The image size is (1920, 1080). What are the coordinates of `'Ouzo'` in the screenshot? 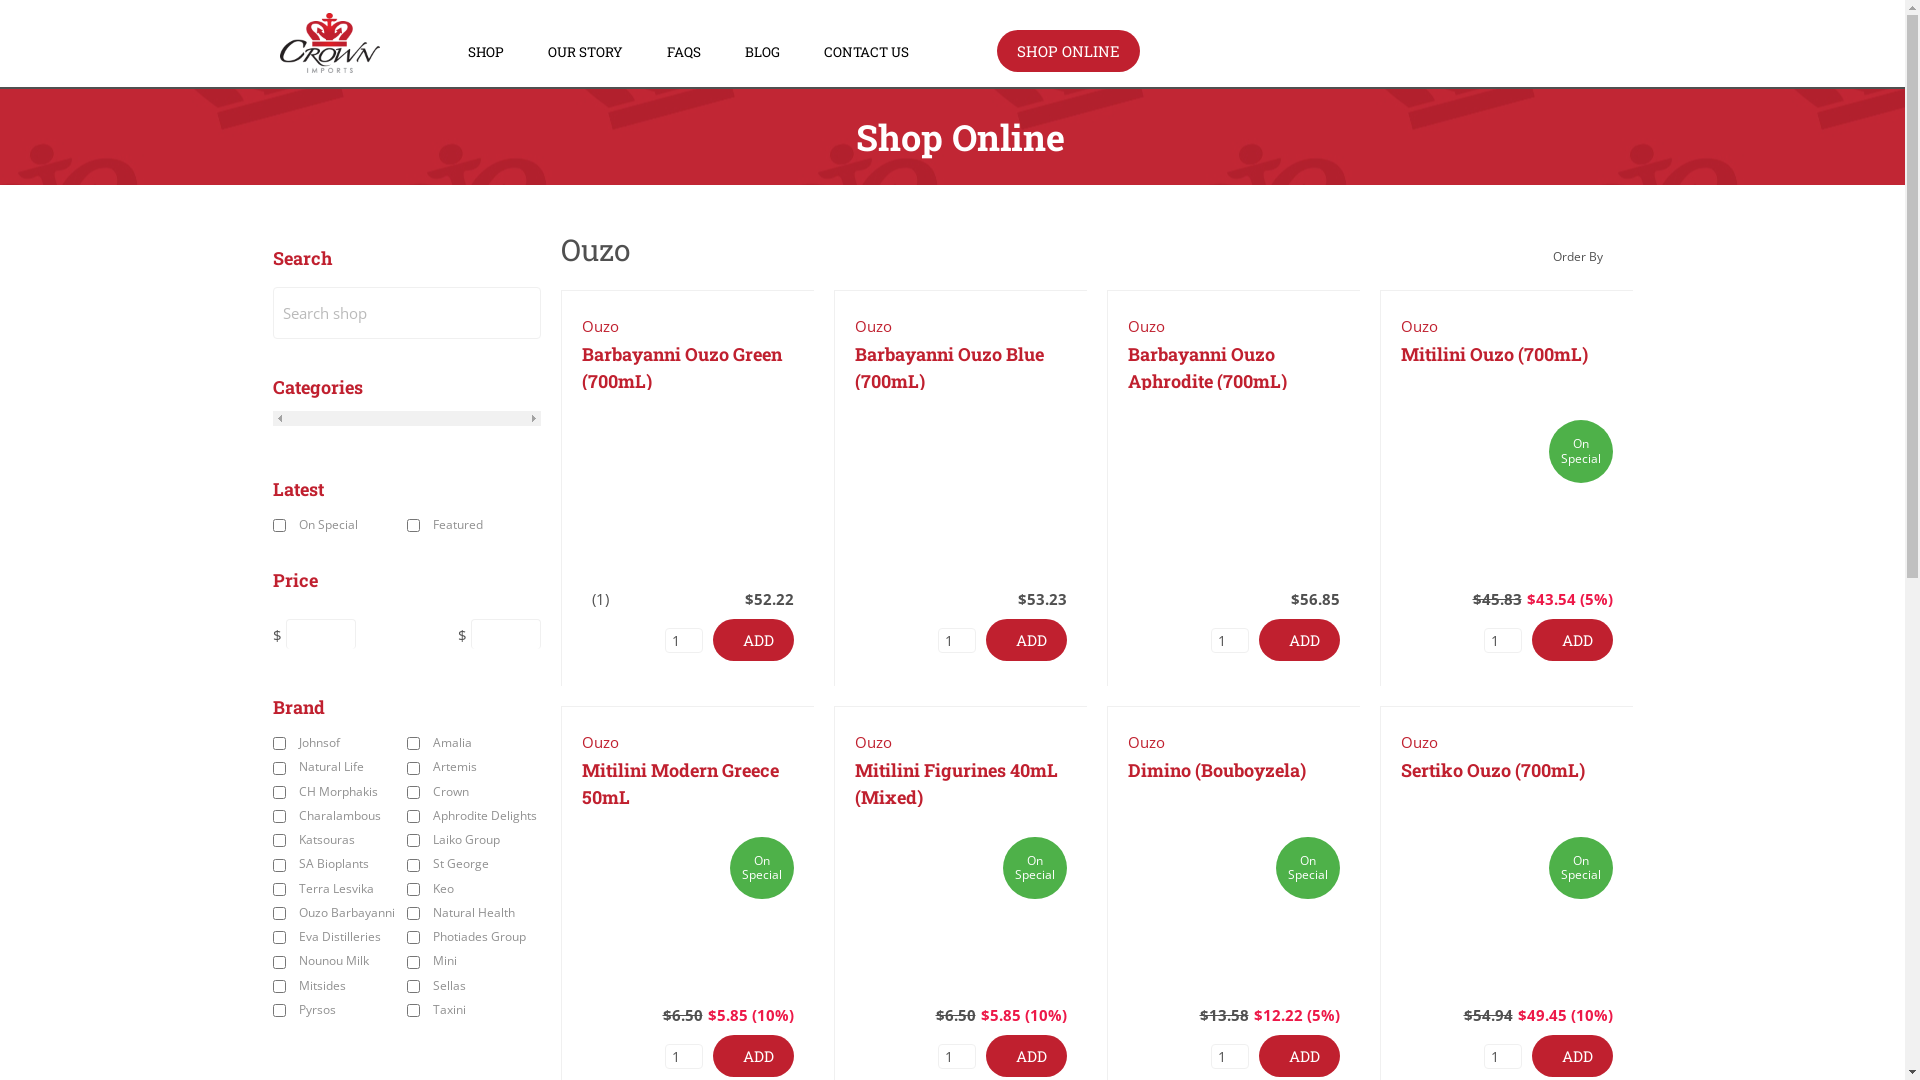 It's located at (599, 325).